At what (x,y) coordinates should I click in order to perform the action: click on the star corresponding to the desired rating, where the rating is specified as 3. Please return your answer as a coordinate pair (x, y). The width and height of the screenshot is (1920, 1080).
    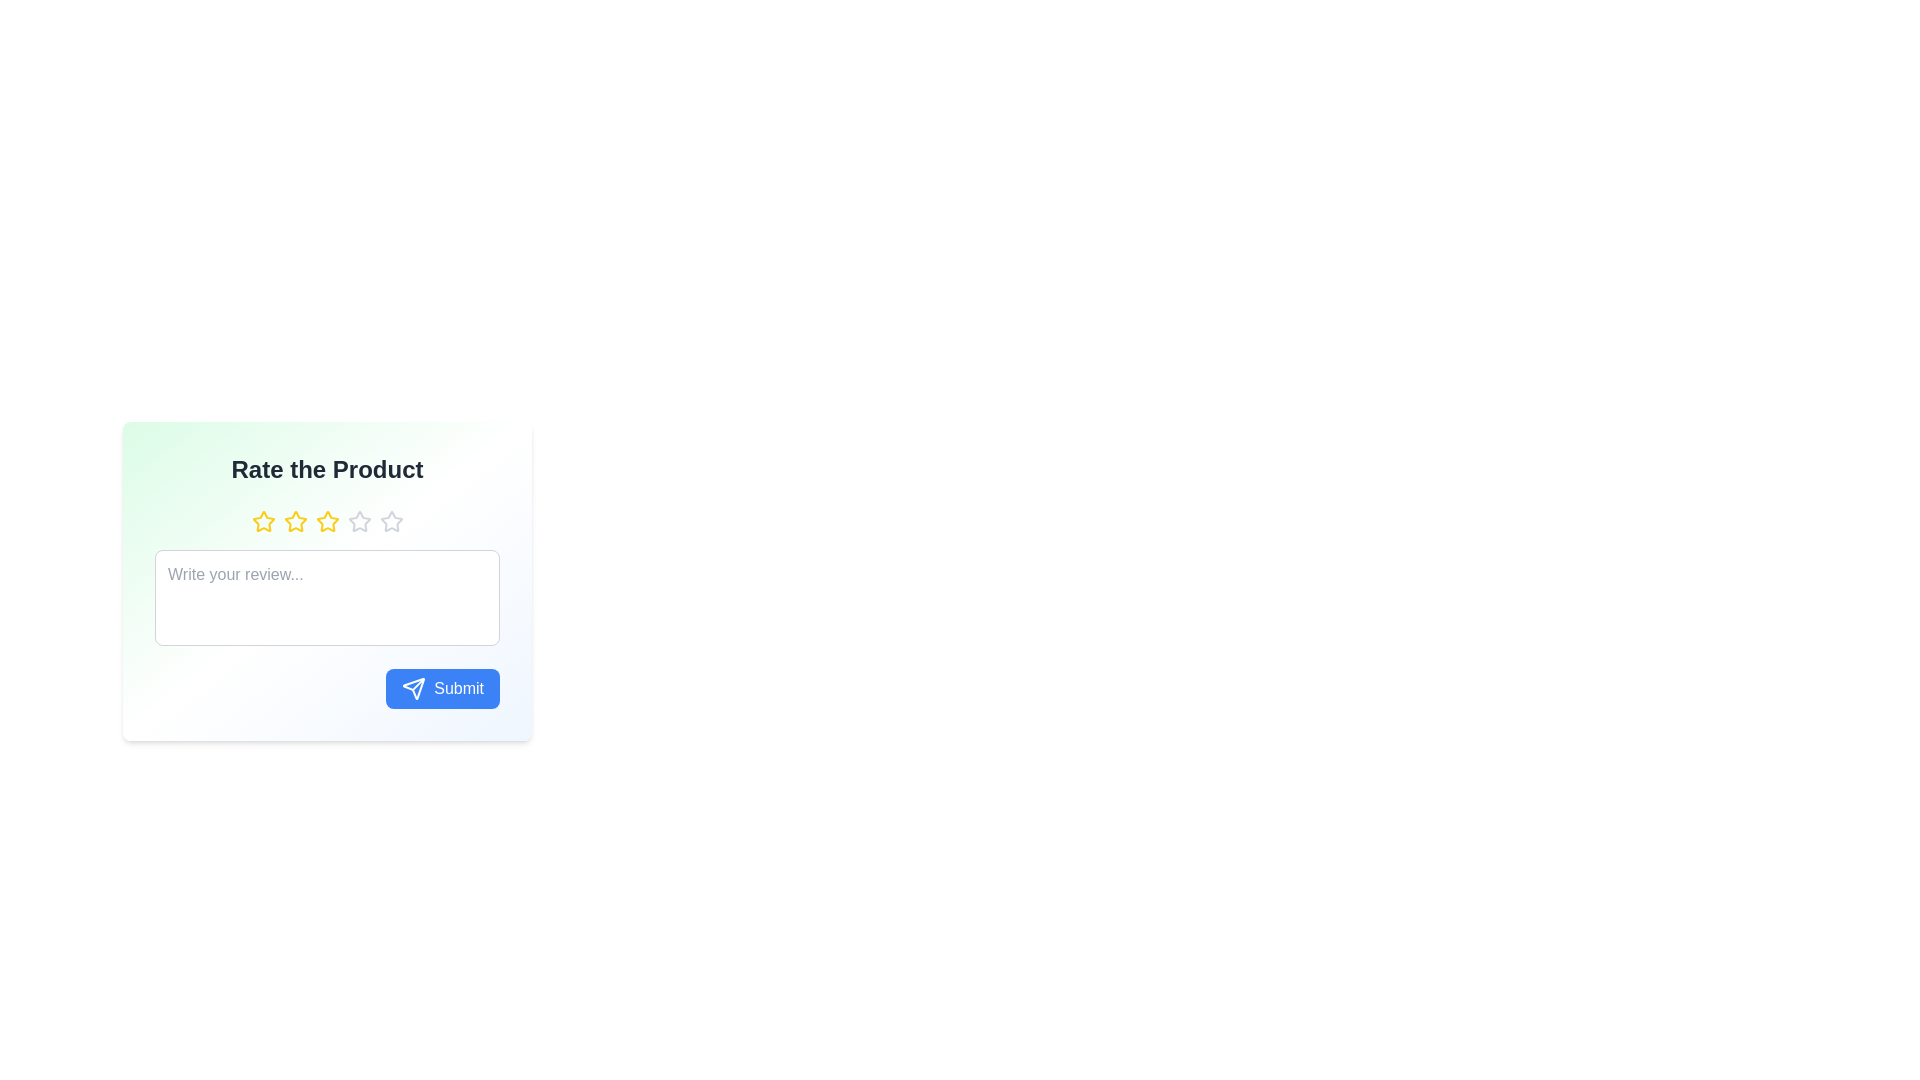
    Looking at the image, I should click on (327, 520).